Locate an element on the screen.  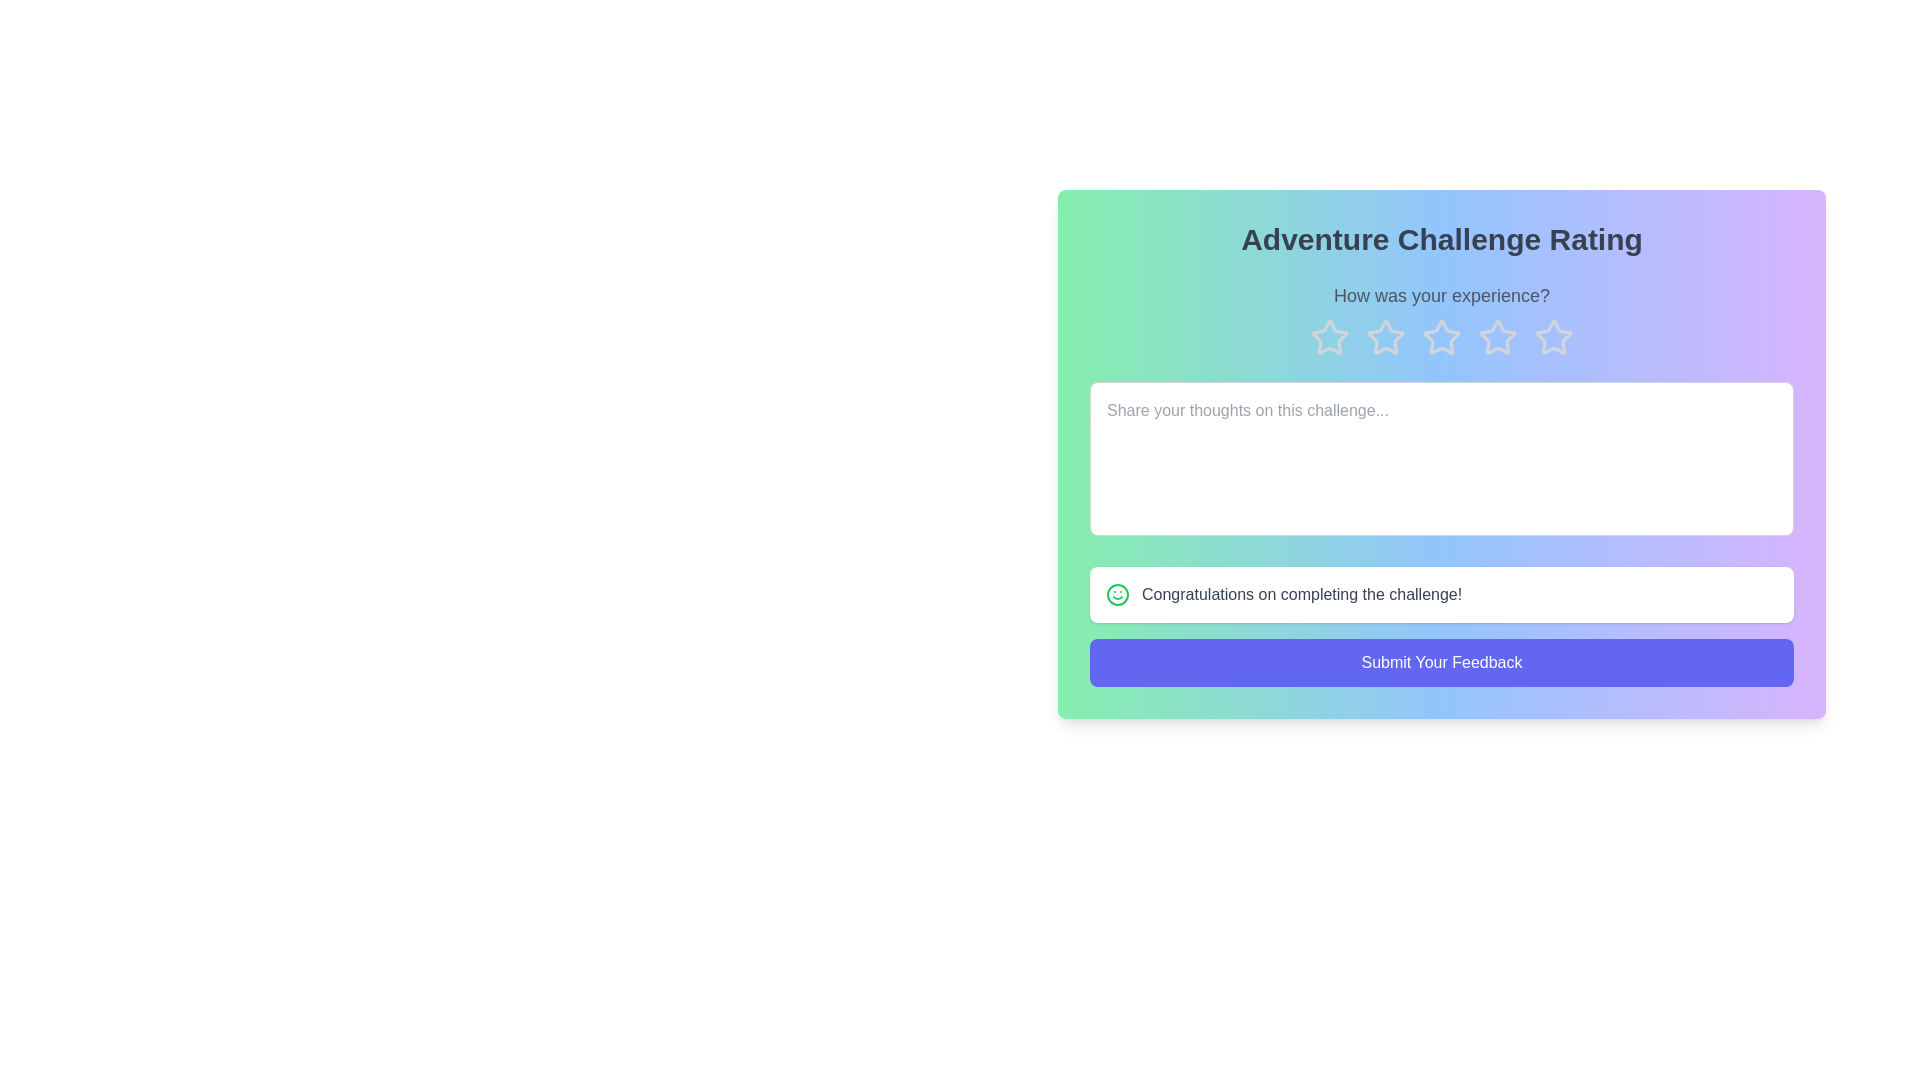
the congratulatory message box located within the 'Adventure Challenge Rating' card, positioned below the user feedback text box and above the 'Submit Your Feedback' button is located at coordinates (1441, 593).